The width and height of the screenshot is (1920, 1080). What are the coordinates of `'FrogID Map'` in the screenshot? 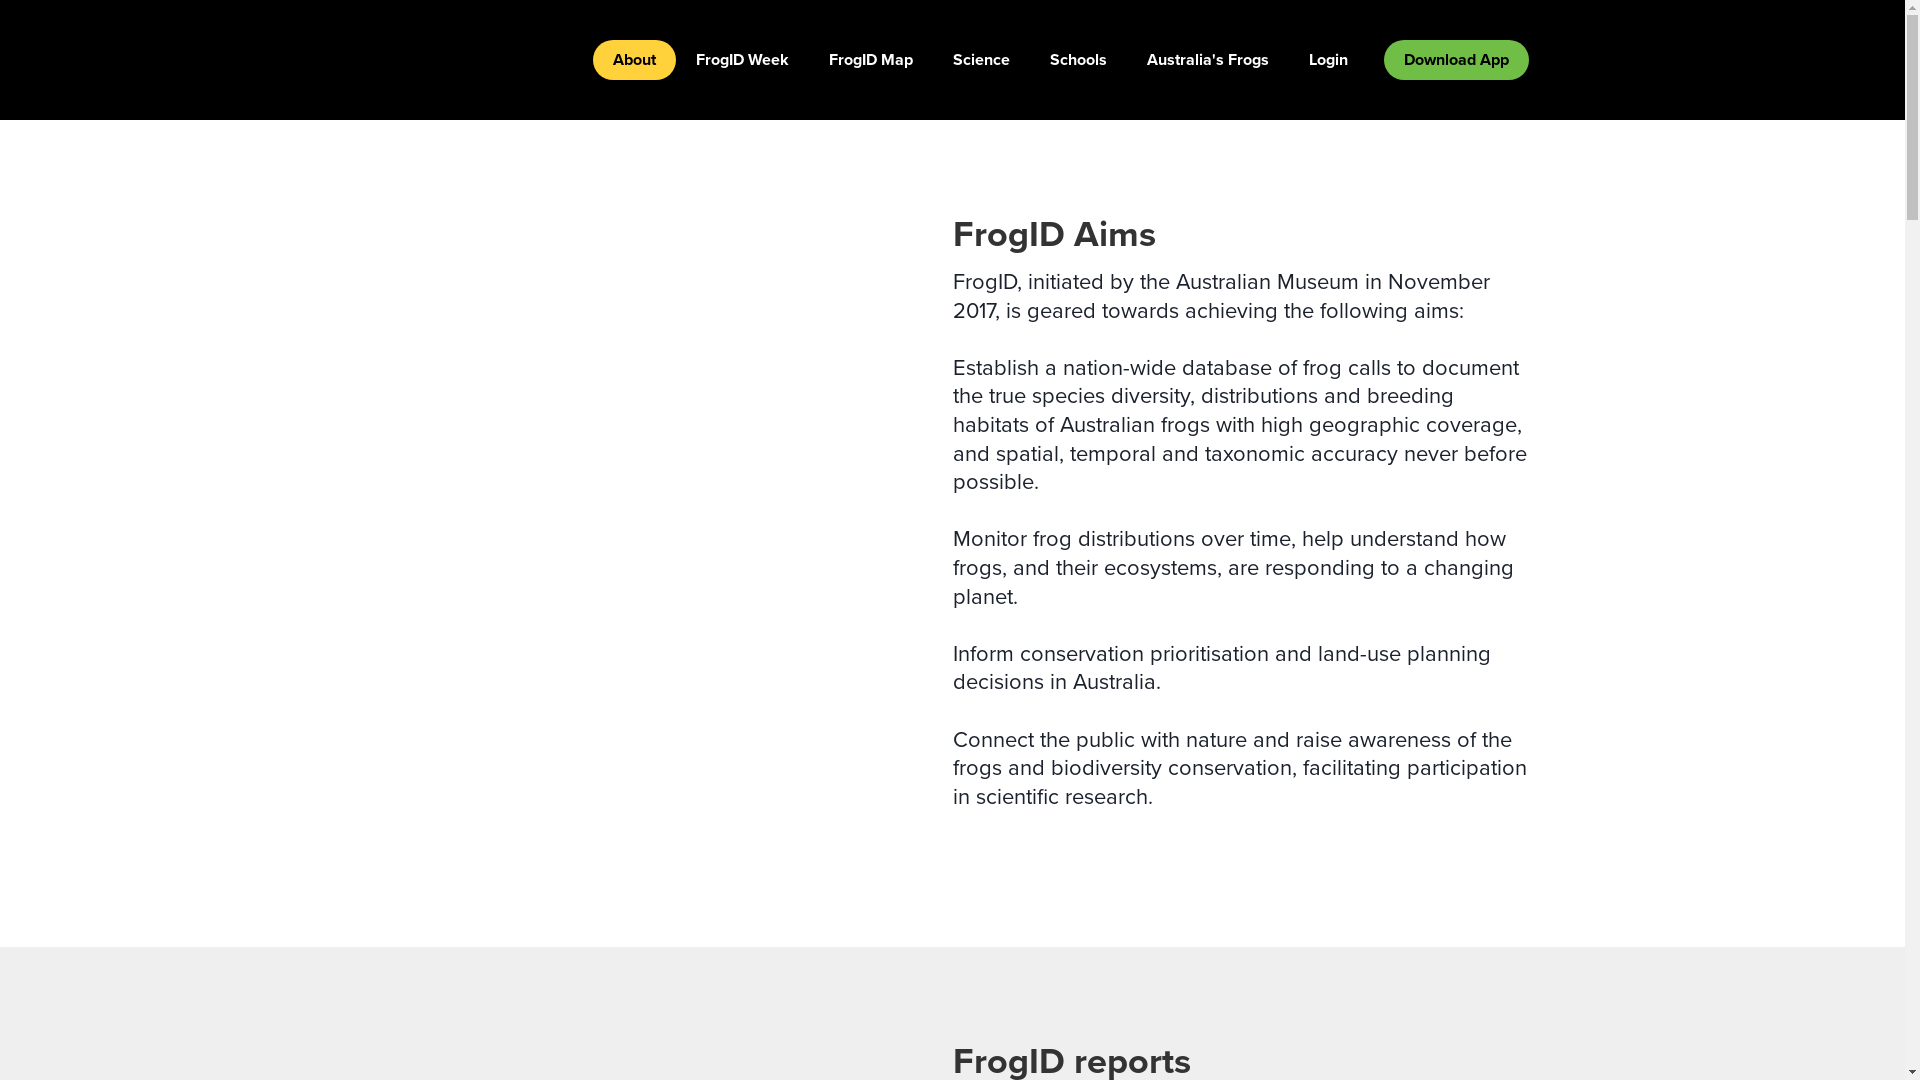 It's located at (811, 59).